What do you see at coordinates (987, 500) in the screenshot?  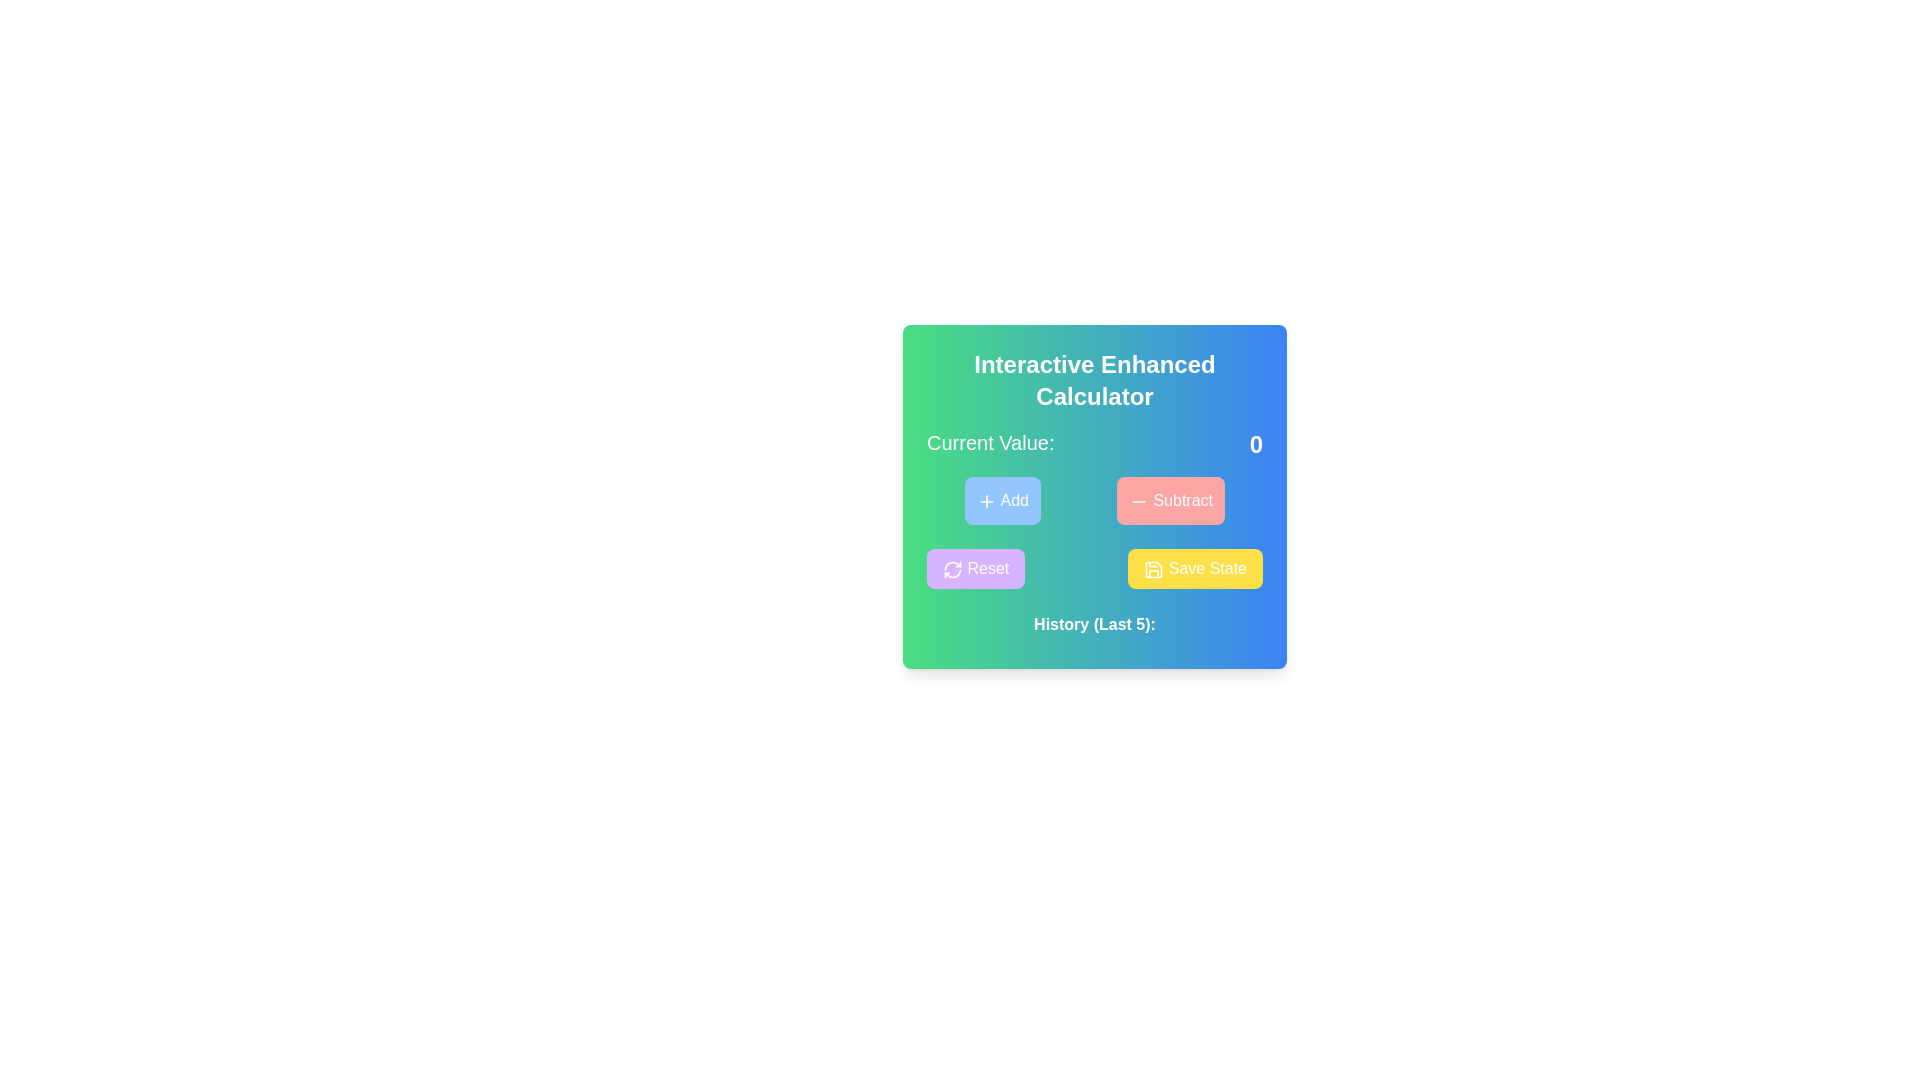 I see `the 'Add' SVG icon, which is the central icon within the 'Add' button located in the middle-left section of the calculator layout` at bounding box center [987, 500].